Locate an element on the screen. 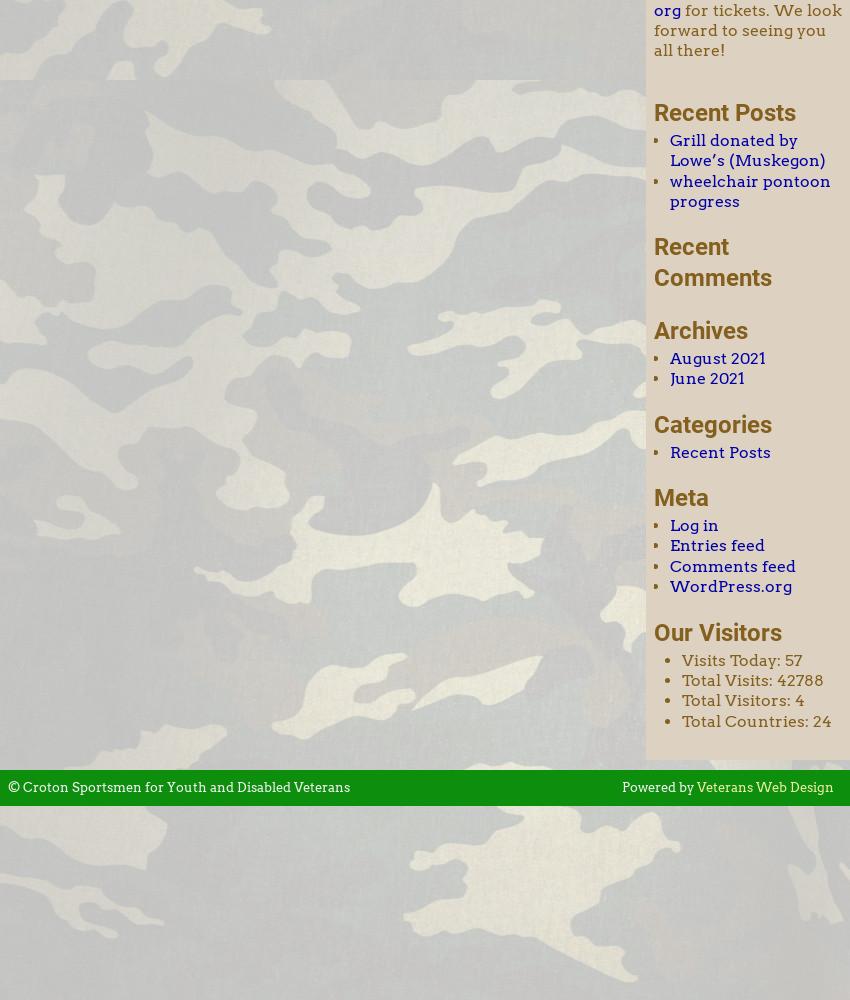 The height and width of the screenshot is (1000, 850). 'Visits Today: 57' is located at coordinates (741, 659).